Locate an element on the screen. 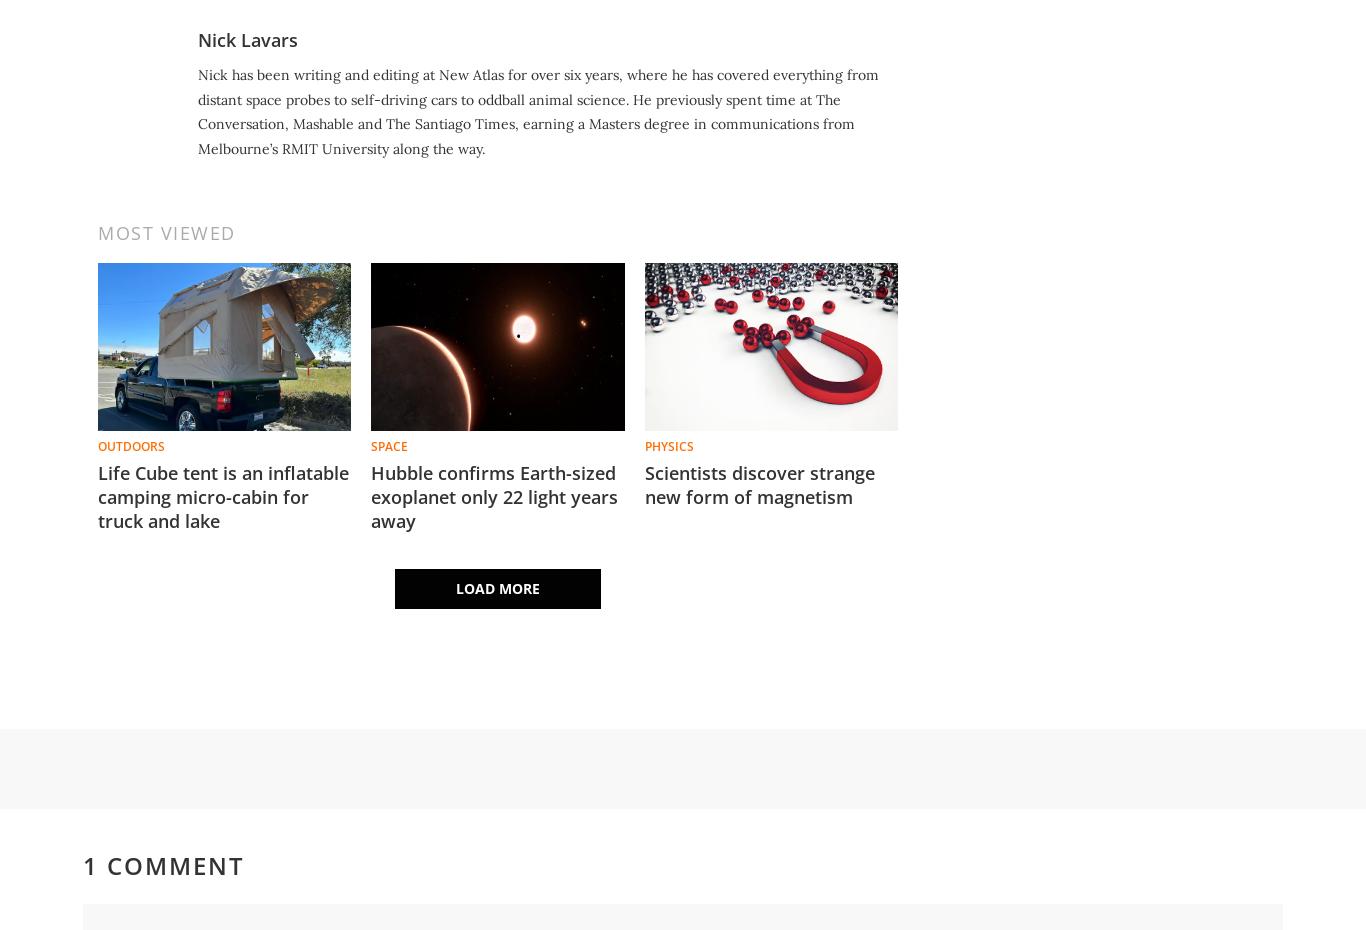 This screenshot has width=1366, height=930. 'Nick has been writing and editing at New Atlas for over six years, where he has covered everything from distant space probes to self-driving cars to oddball animal science. He previously spent time at The Conversation, Mashable and The Santiago Times, earning a Masters degree in communications from Melbourne’s RMIT University along the way.' is located at coordinates (538, 111).